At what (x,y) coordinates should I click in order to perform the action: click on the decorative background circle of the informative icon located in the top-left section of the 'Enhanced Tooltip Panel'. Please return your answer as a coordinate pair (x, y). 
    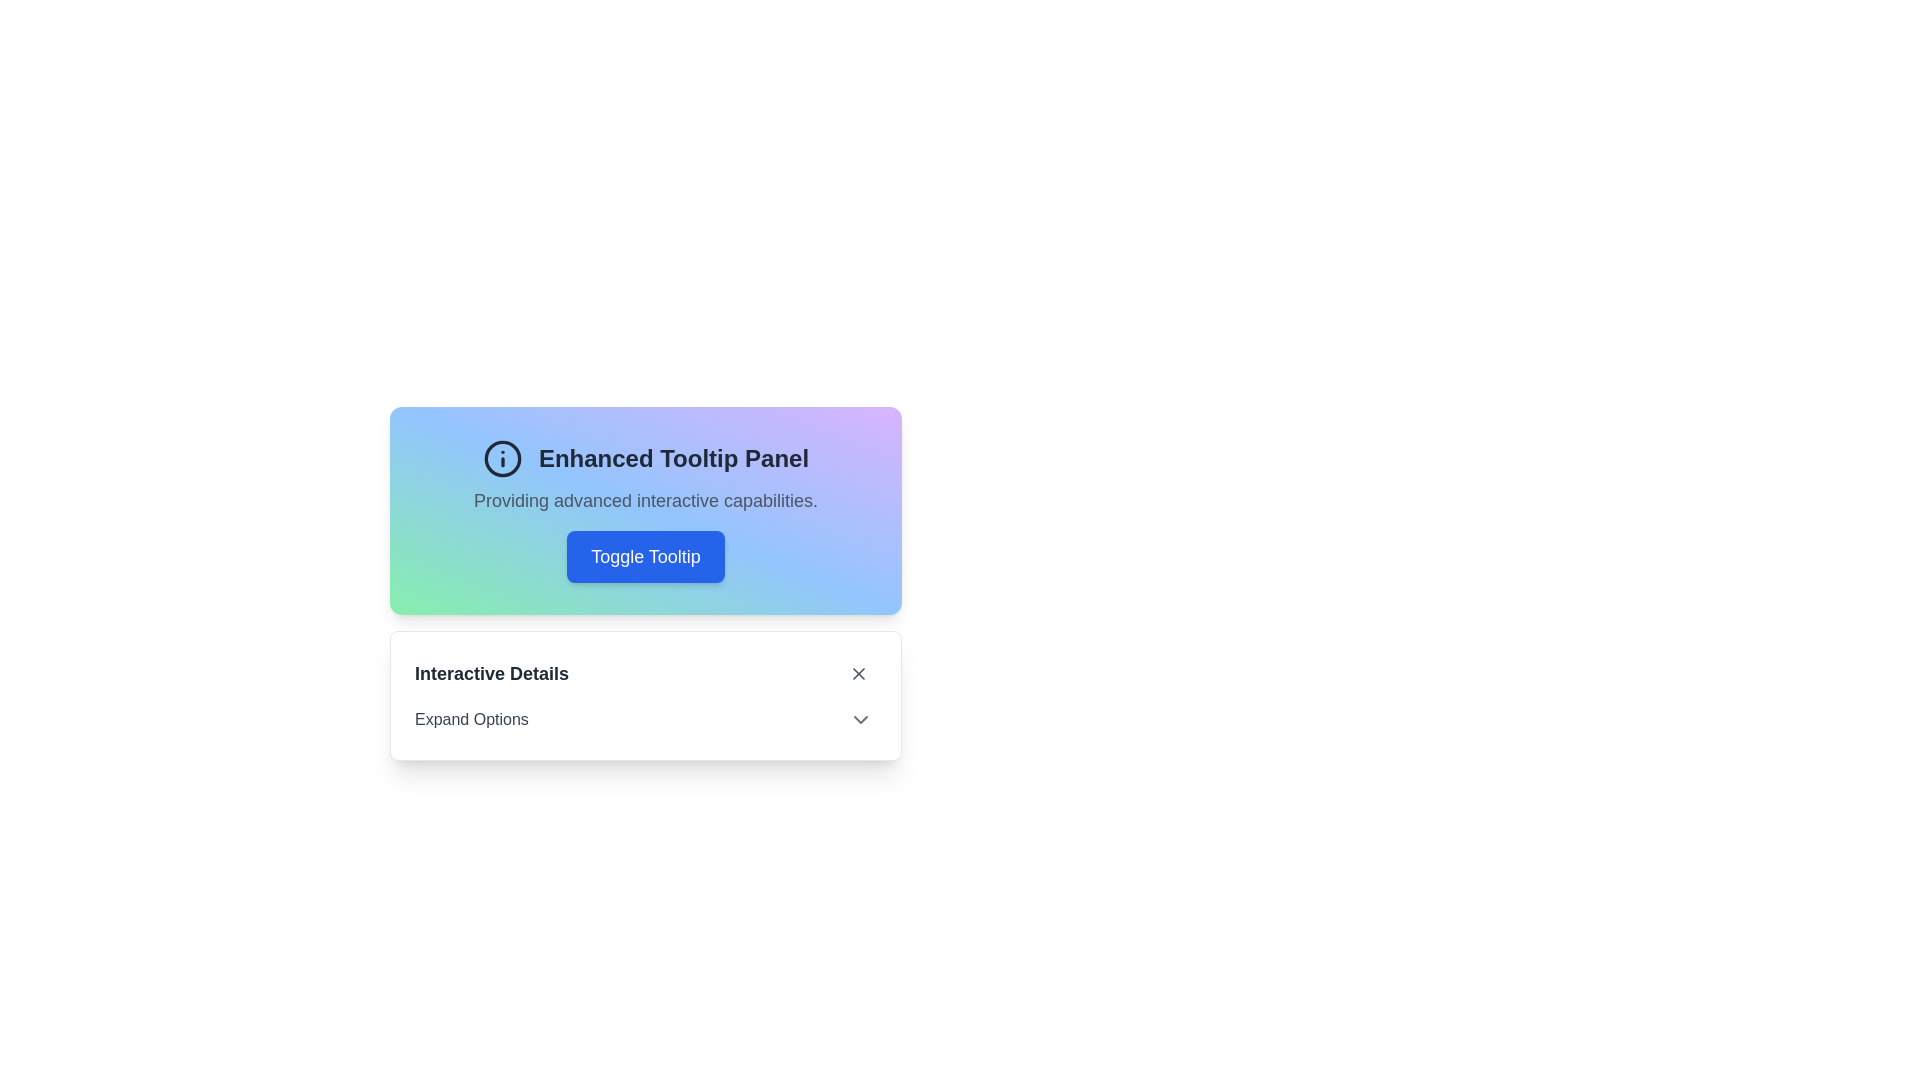
    Looking at the image, I should click on (502, 459).